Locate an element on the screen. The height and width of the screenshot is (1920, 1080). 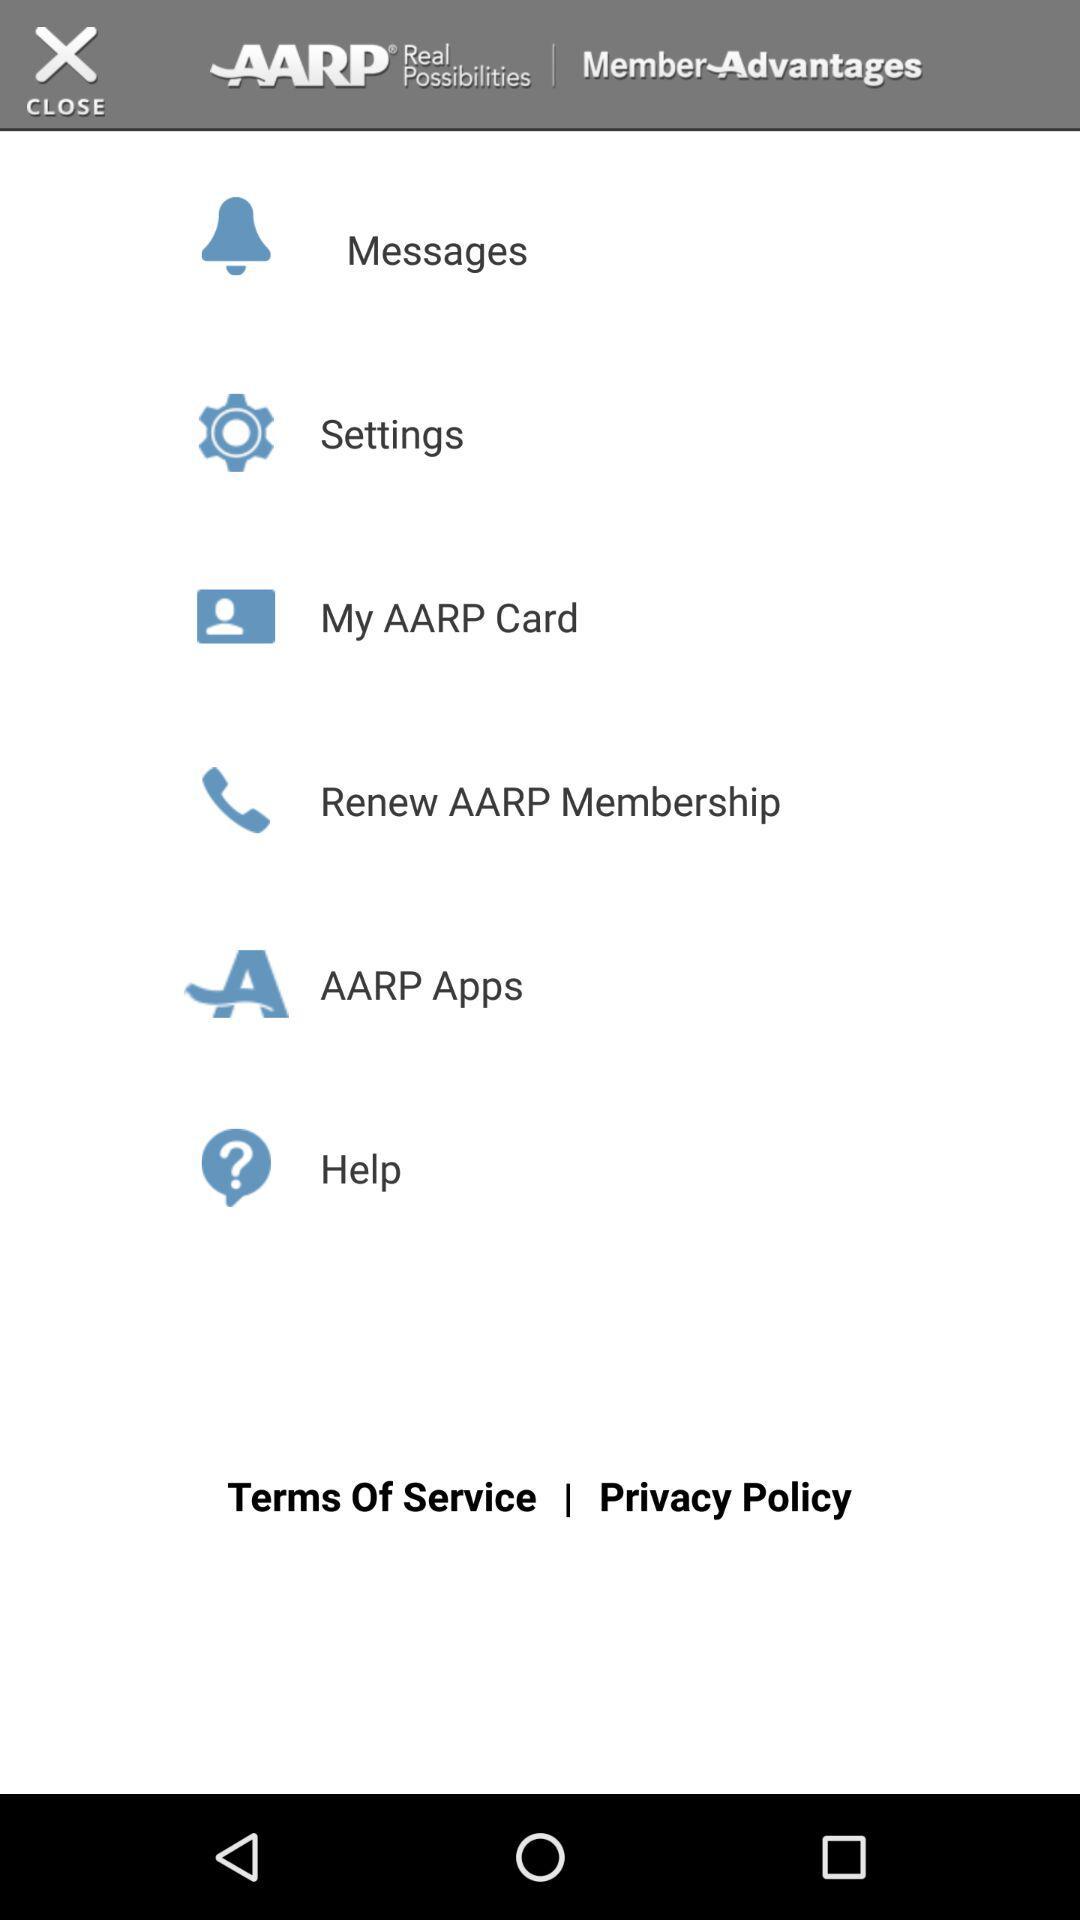
the messages icon on the page is located at coordinates (275, 233).